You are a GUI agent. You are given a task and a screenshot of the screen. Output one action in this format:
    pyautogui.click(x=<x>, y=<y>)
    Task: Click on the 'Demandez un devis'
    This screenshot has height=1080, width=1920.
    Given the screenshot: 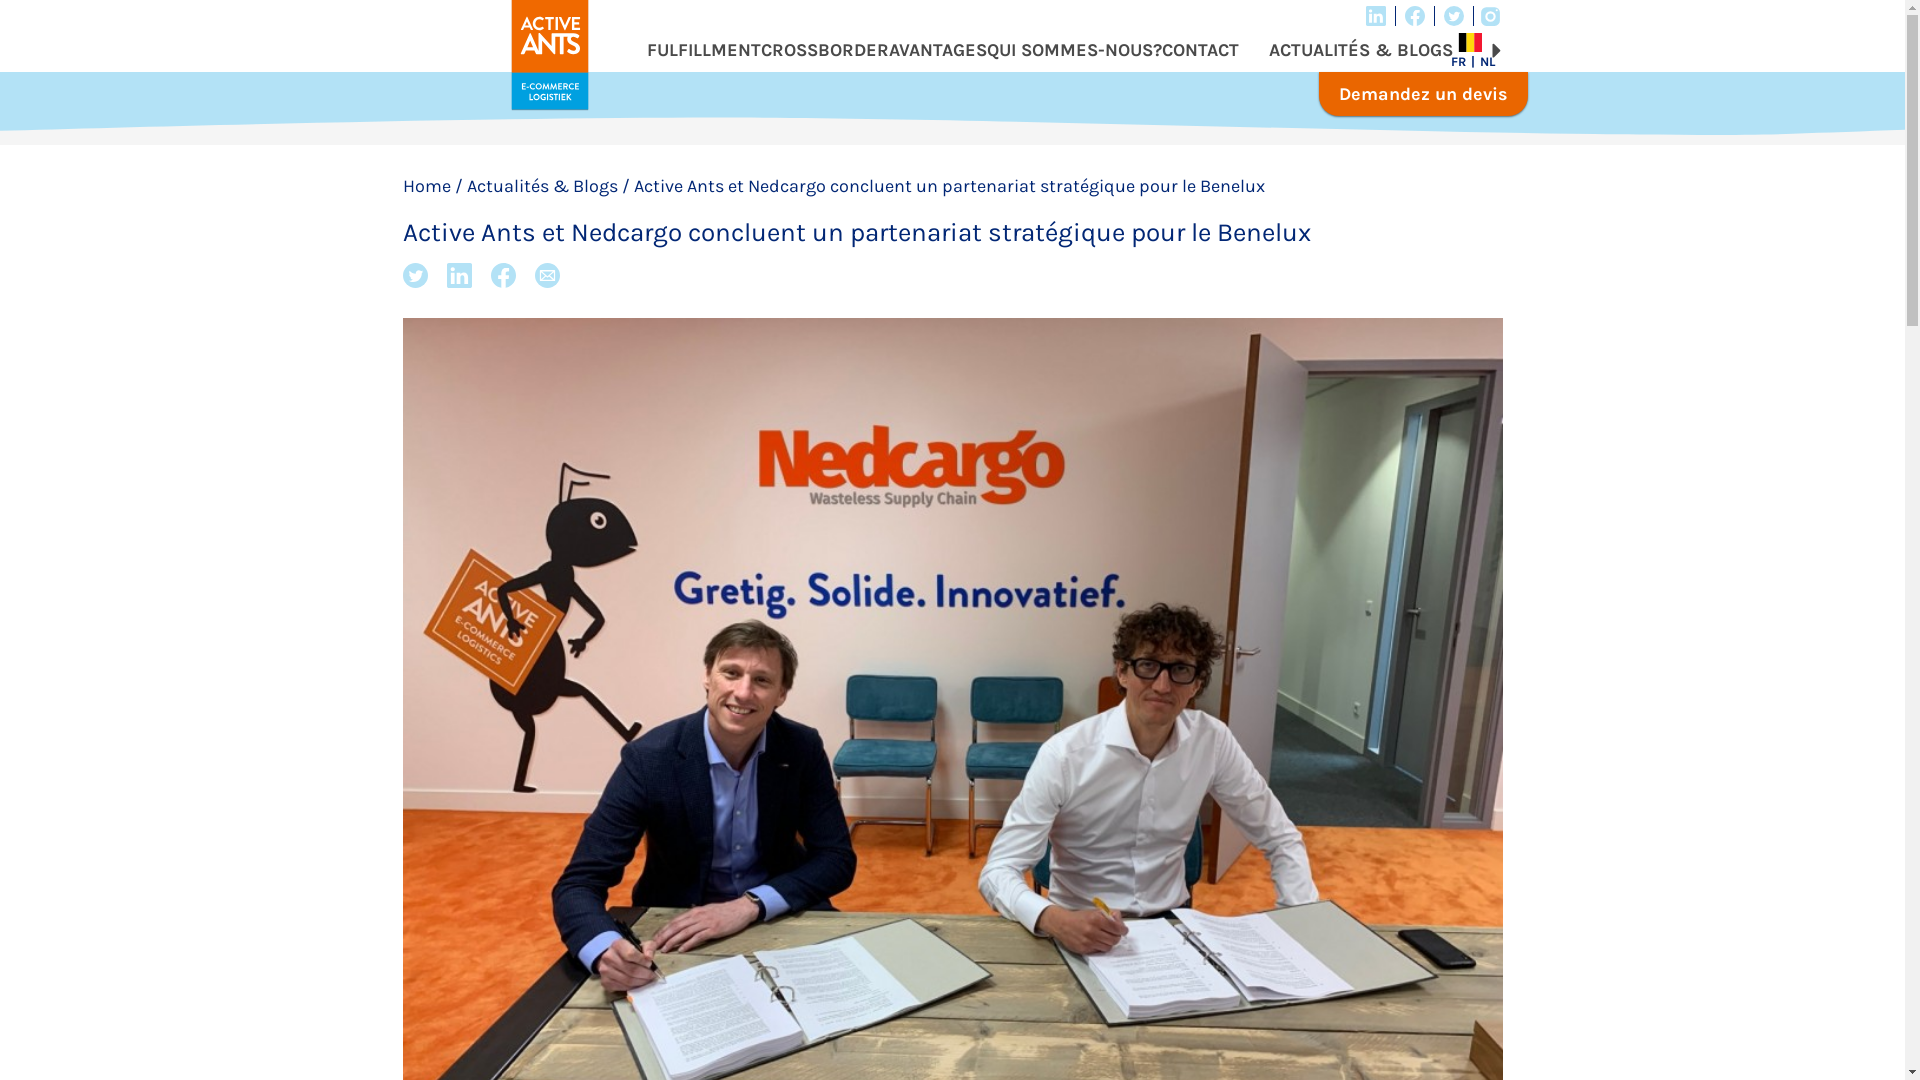 What is the action you would take?
    pyautogui.click(x=1318, y=93)
    